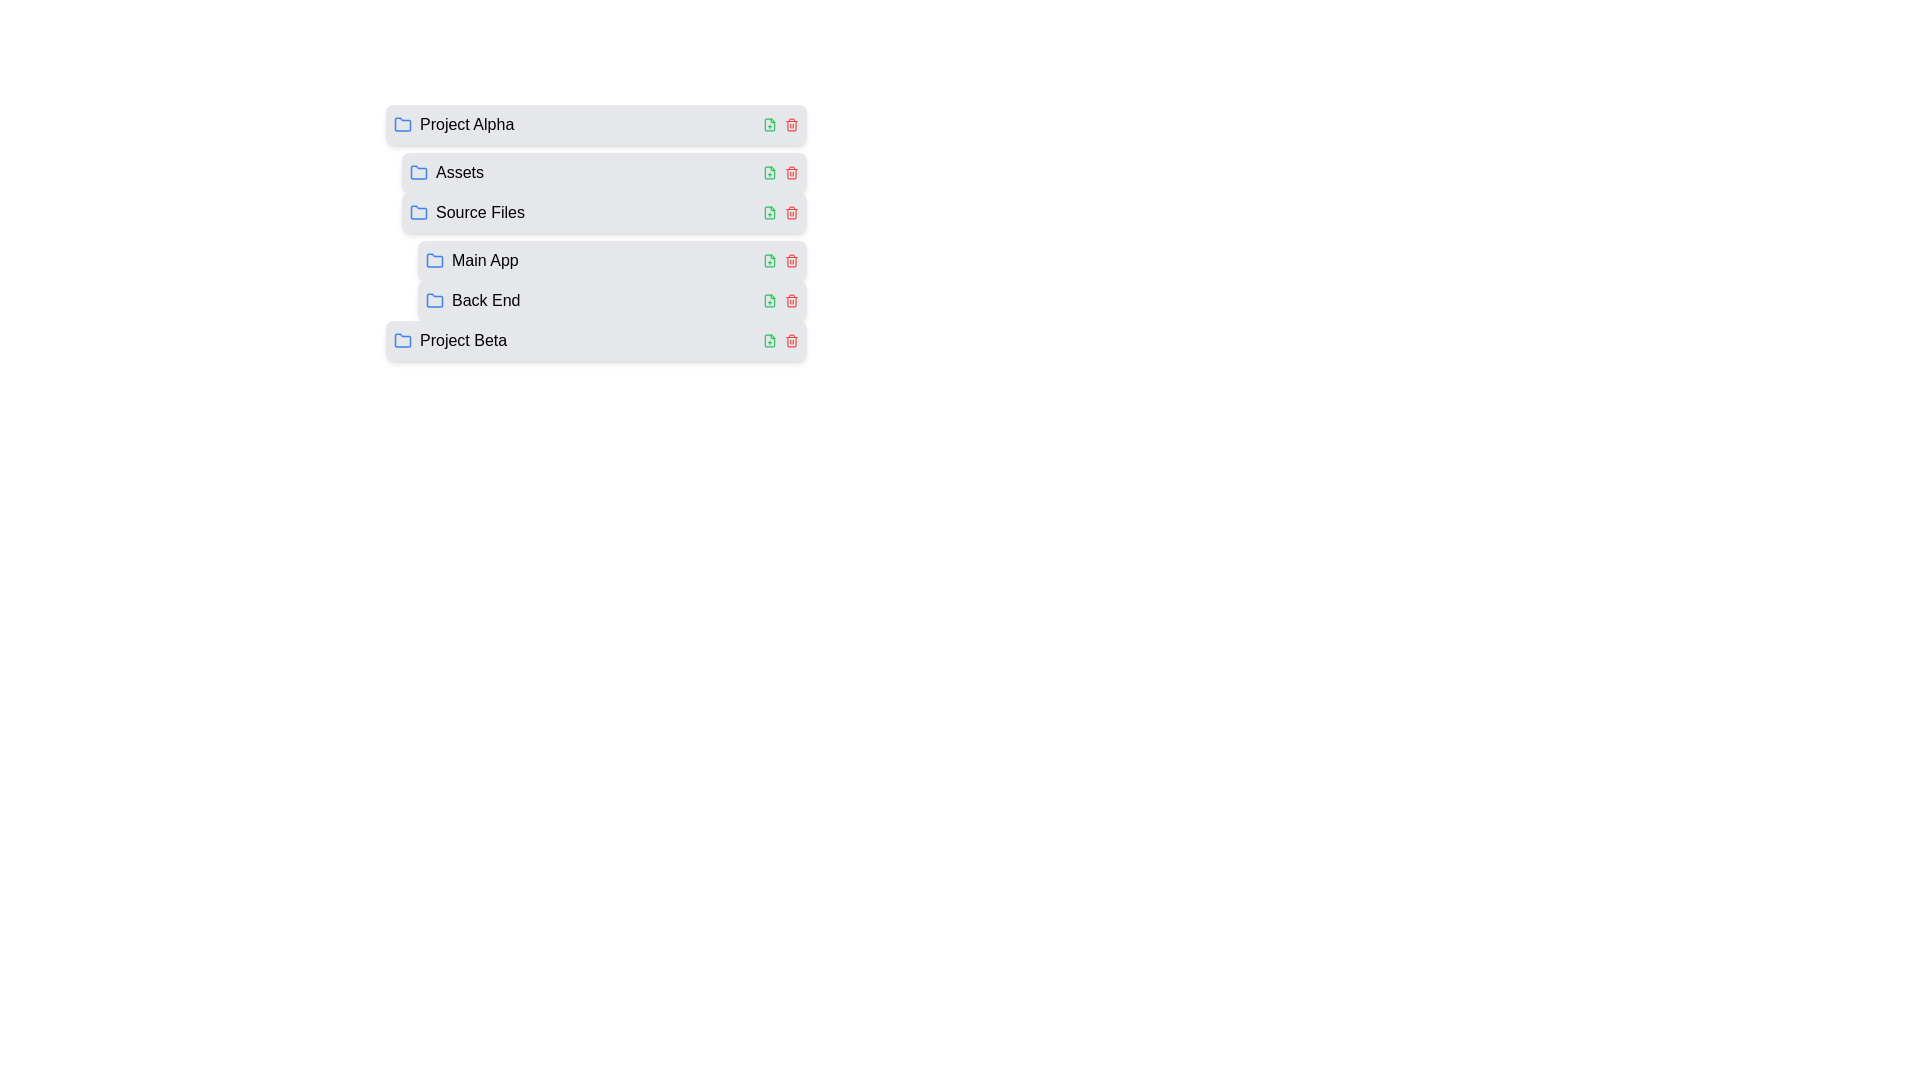  What do you see at coordinates (462, 339) in the screenshot?
I see `the static text label displaying 'Project Beta'` at bounding box center [462, 339].